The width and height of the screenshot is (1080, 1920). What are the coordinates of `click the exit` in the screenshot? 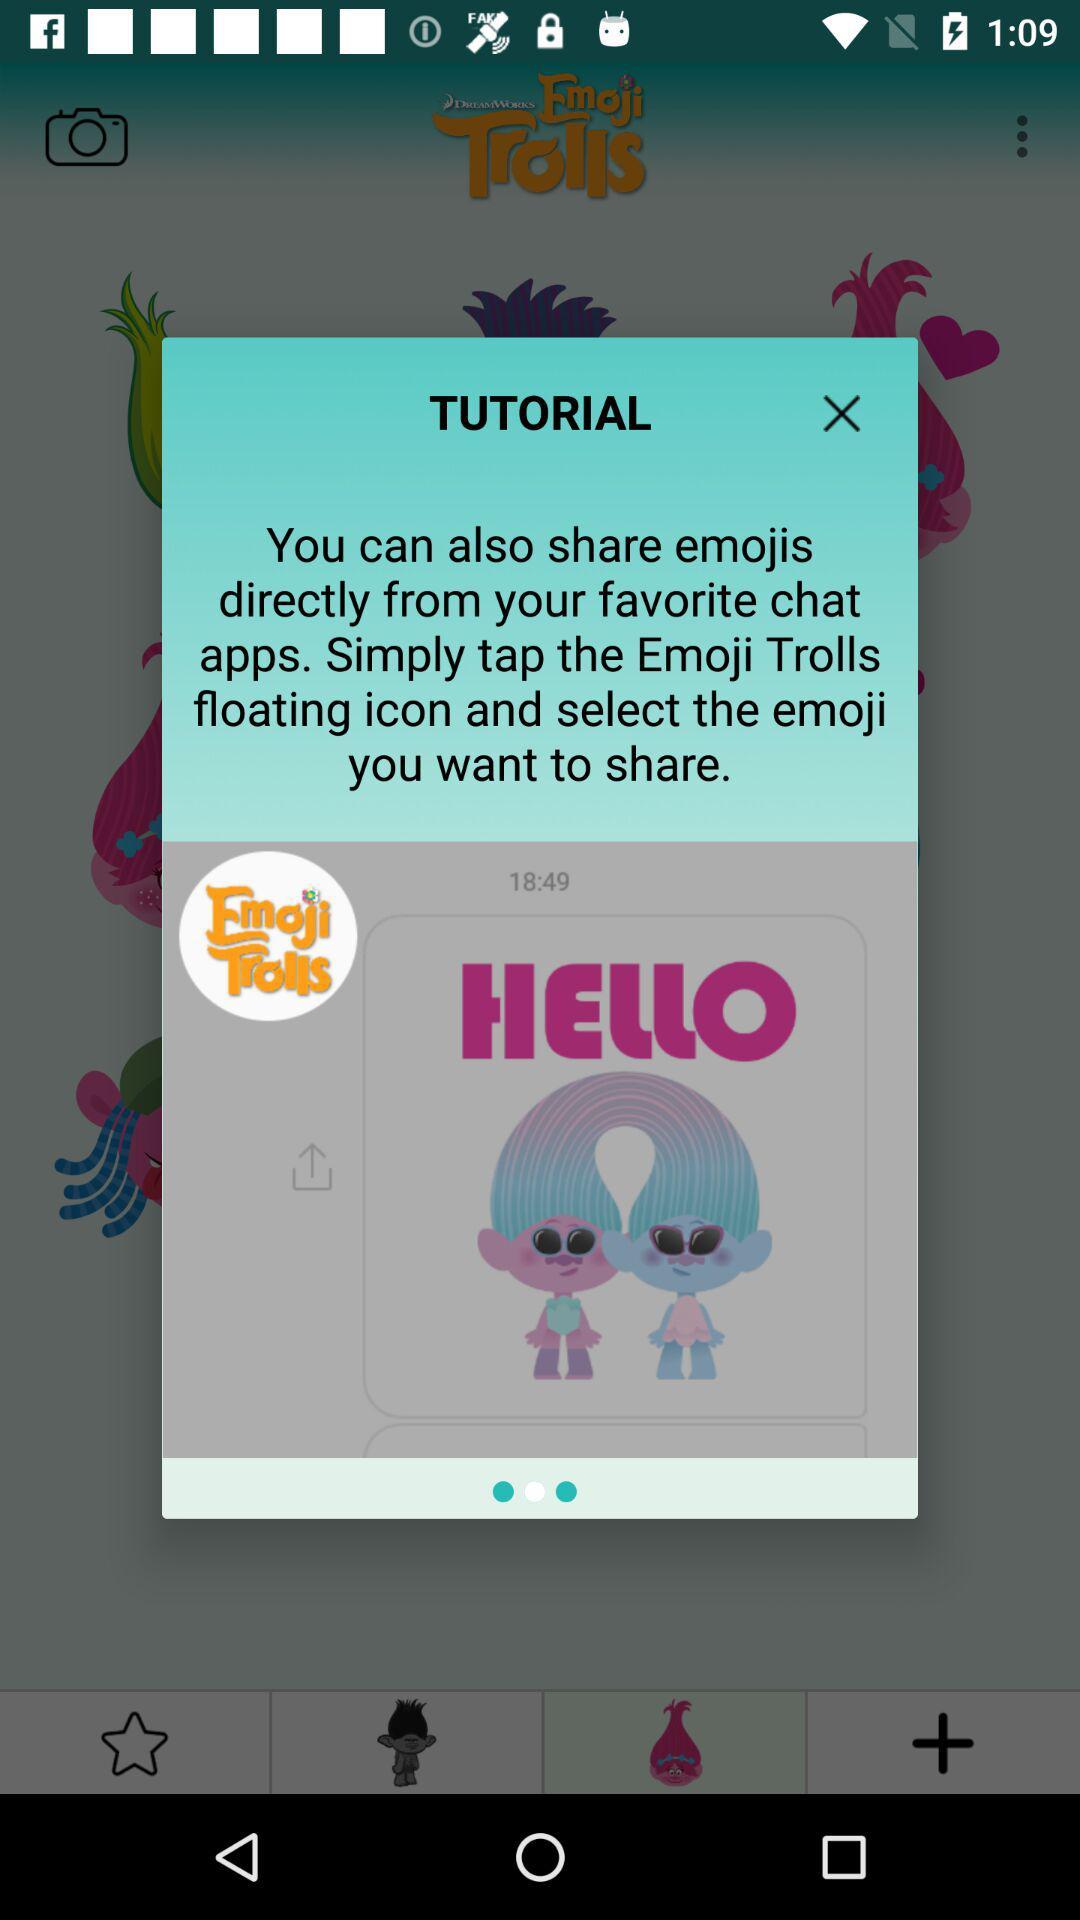 It's located at (841, 412).